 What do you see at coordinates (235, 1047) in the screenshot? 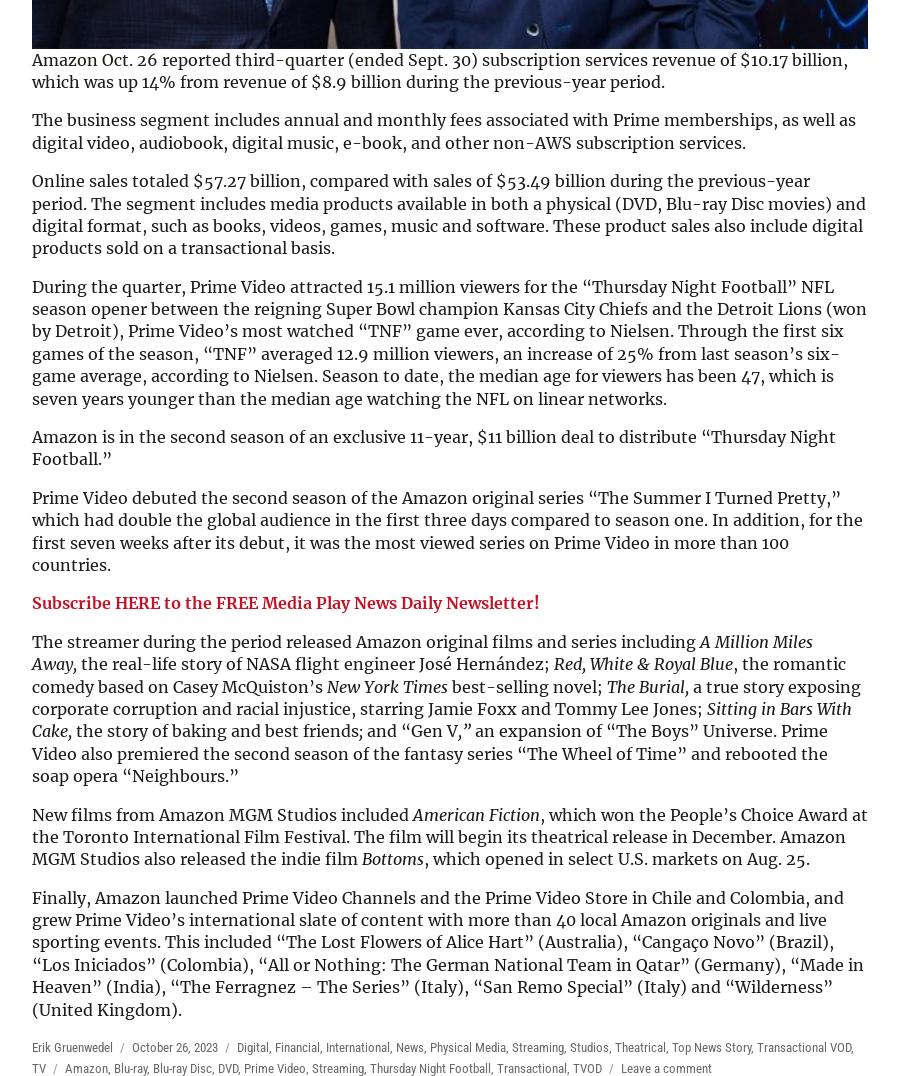
I see `'Digital'` at bounding box center [235, 1047].